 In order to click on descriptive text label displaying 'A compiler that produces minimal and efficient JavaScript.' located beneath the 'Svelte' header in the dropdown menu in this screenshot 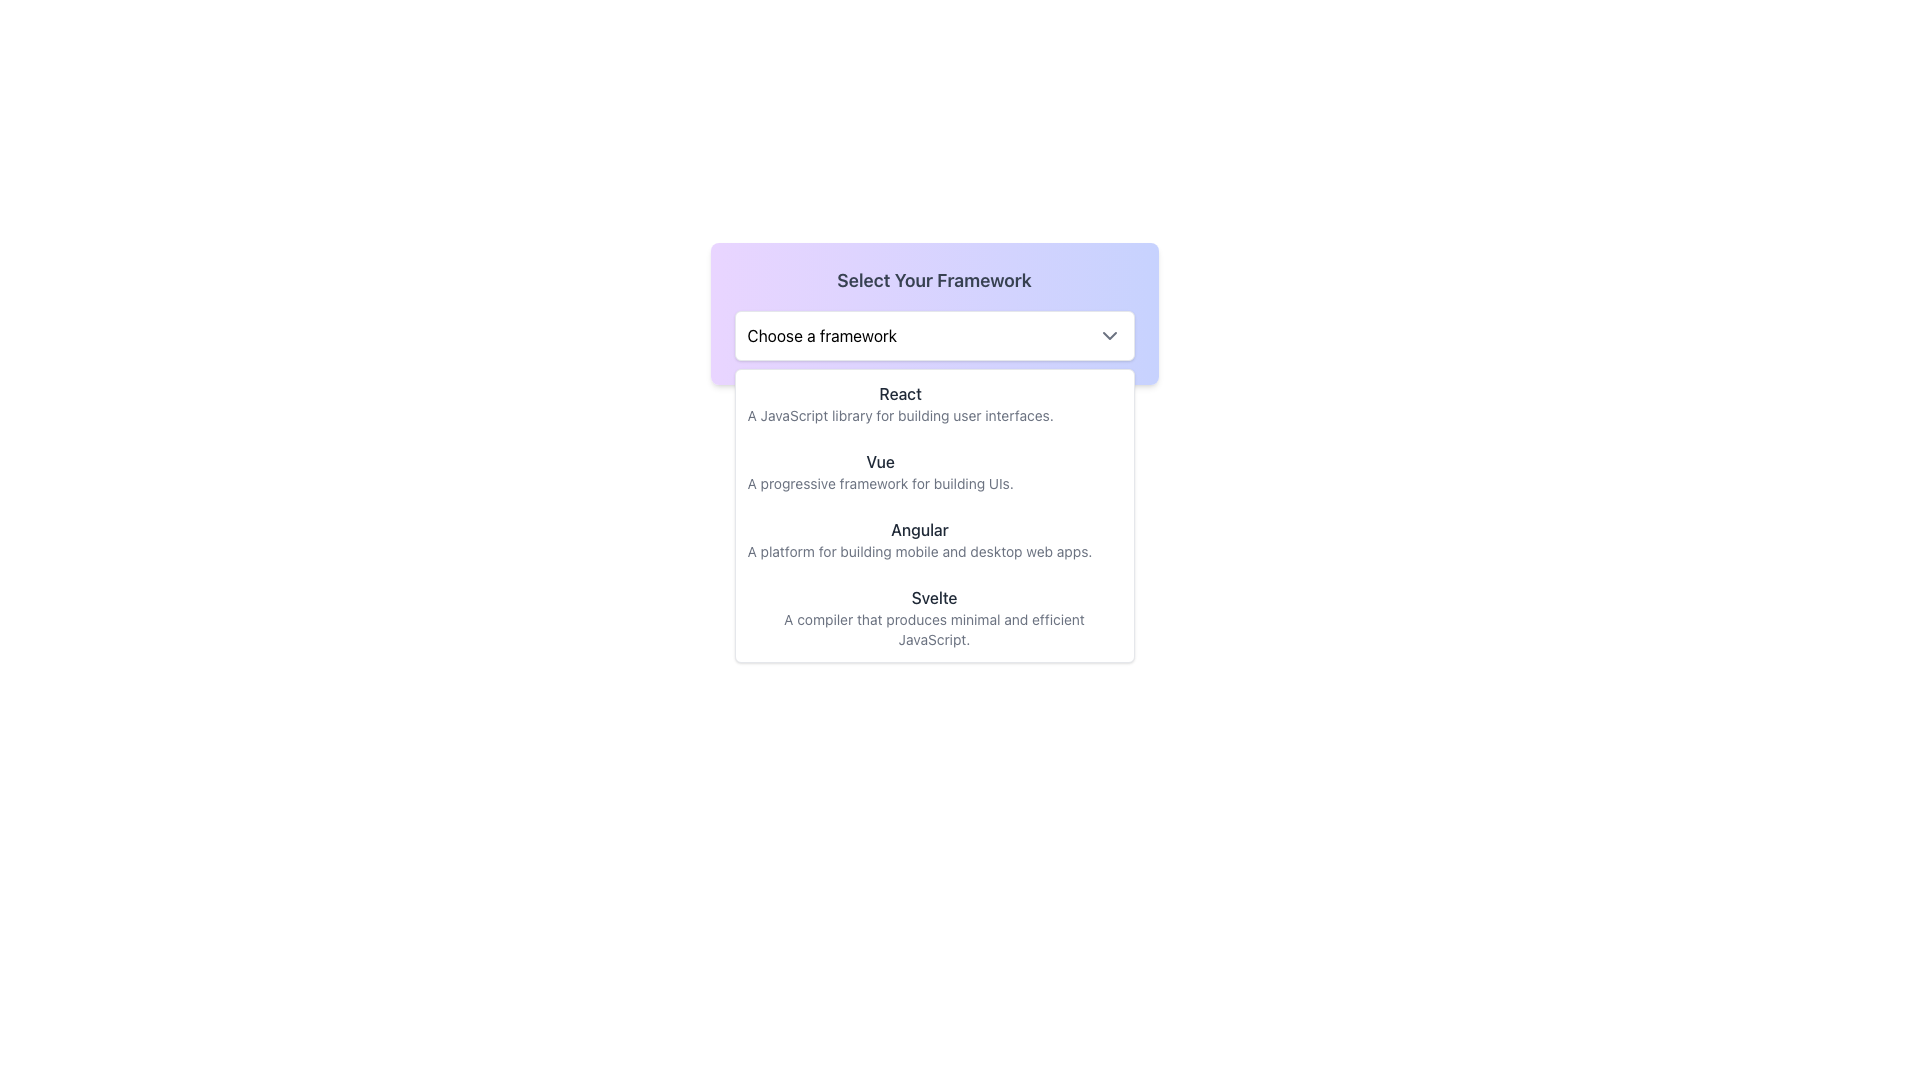, I will do `click(933, 628)`.